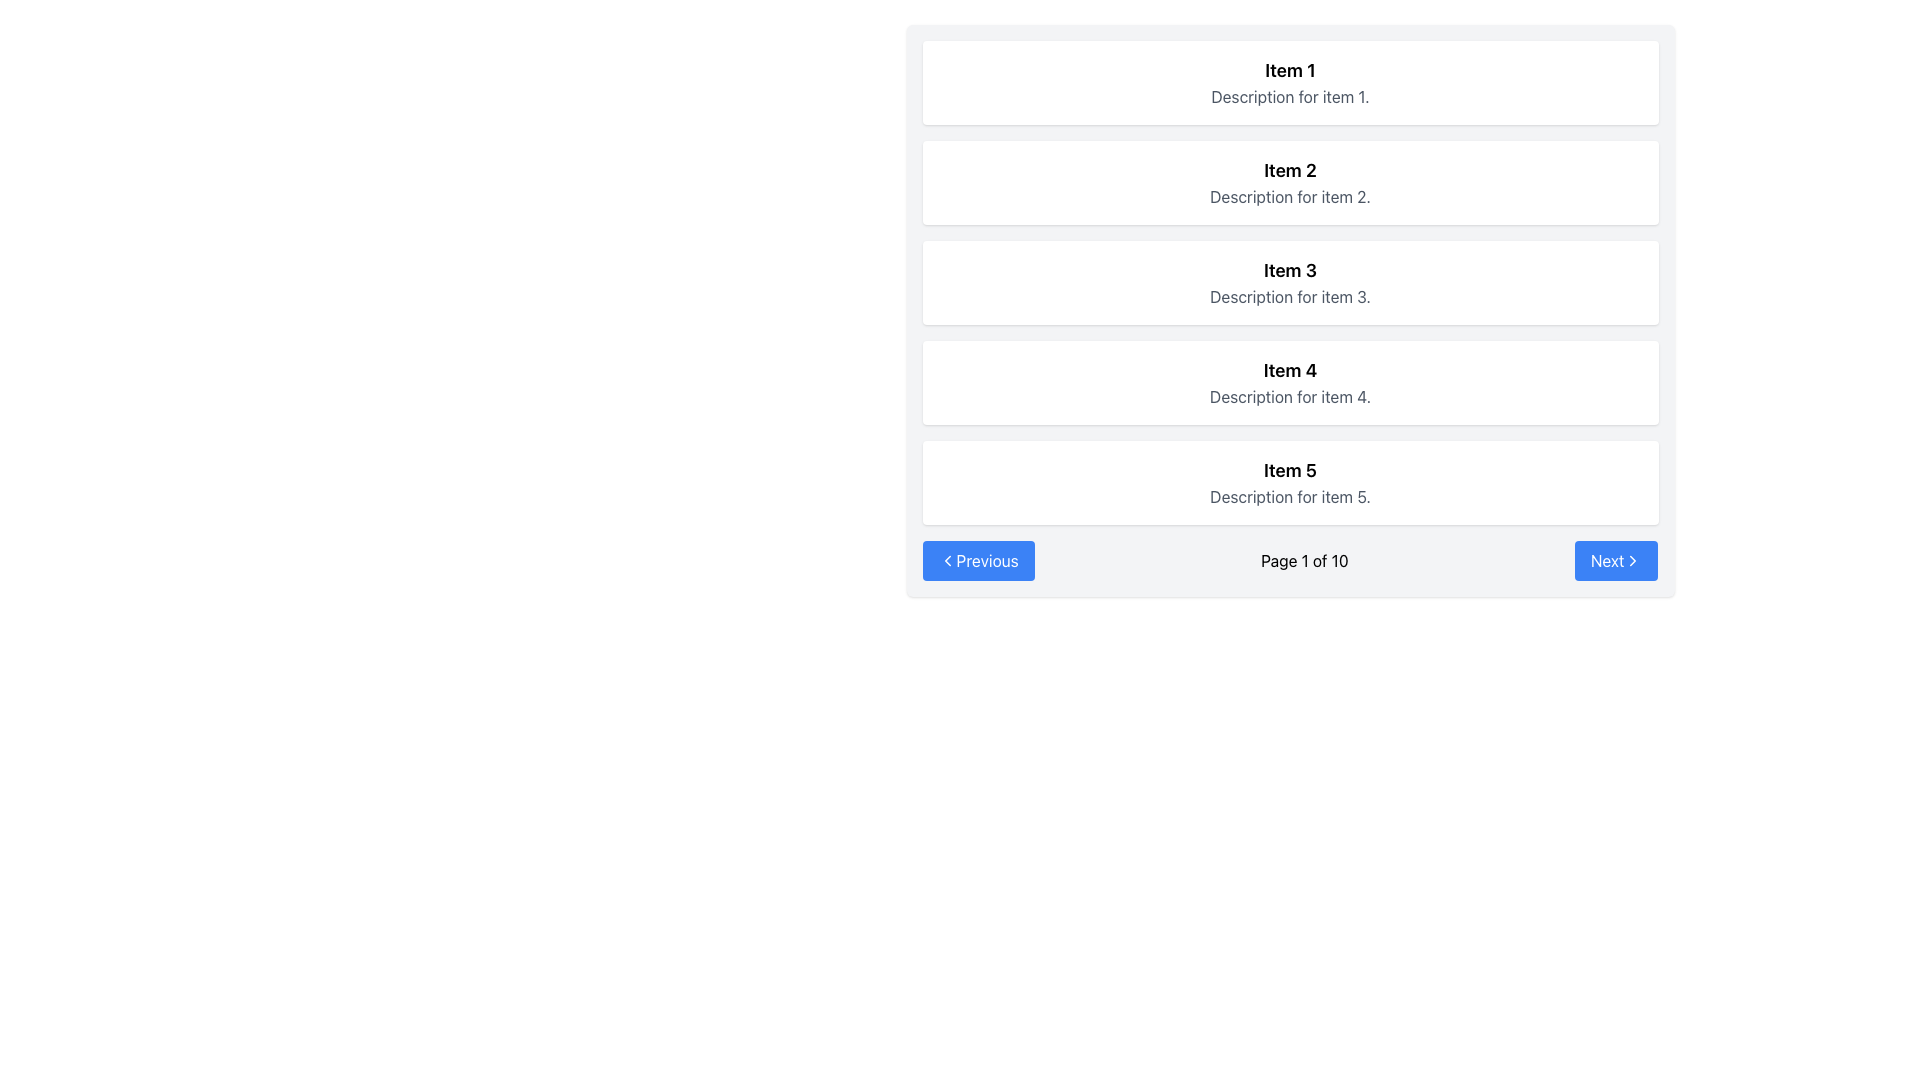 This screenshot has width=1920, height=1080. I want to click on the Text label providing additional details for 'Item 2', located directly below the 'Item 2' label on the second card in a vertically stacked list of cards, so click(1290, 196).